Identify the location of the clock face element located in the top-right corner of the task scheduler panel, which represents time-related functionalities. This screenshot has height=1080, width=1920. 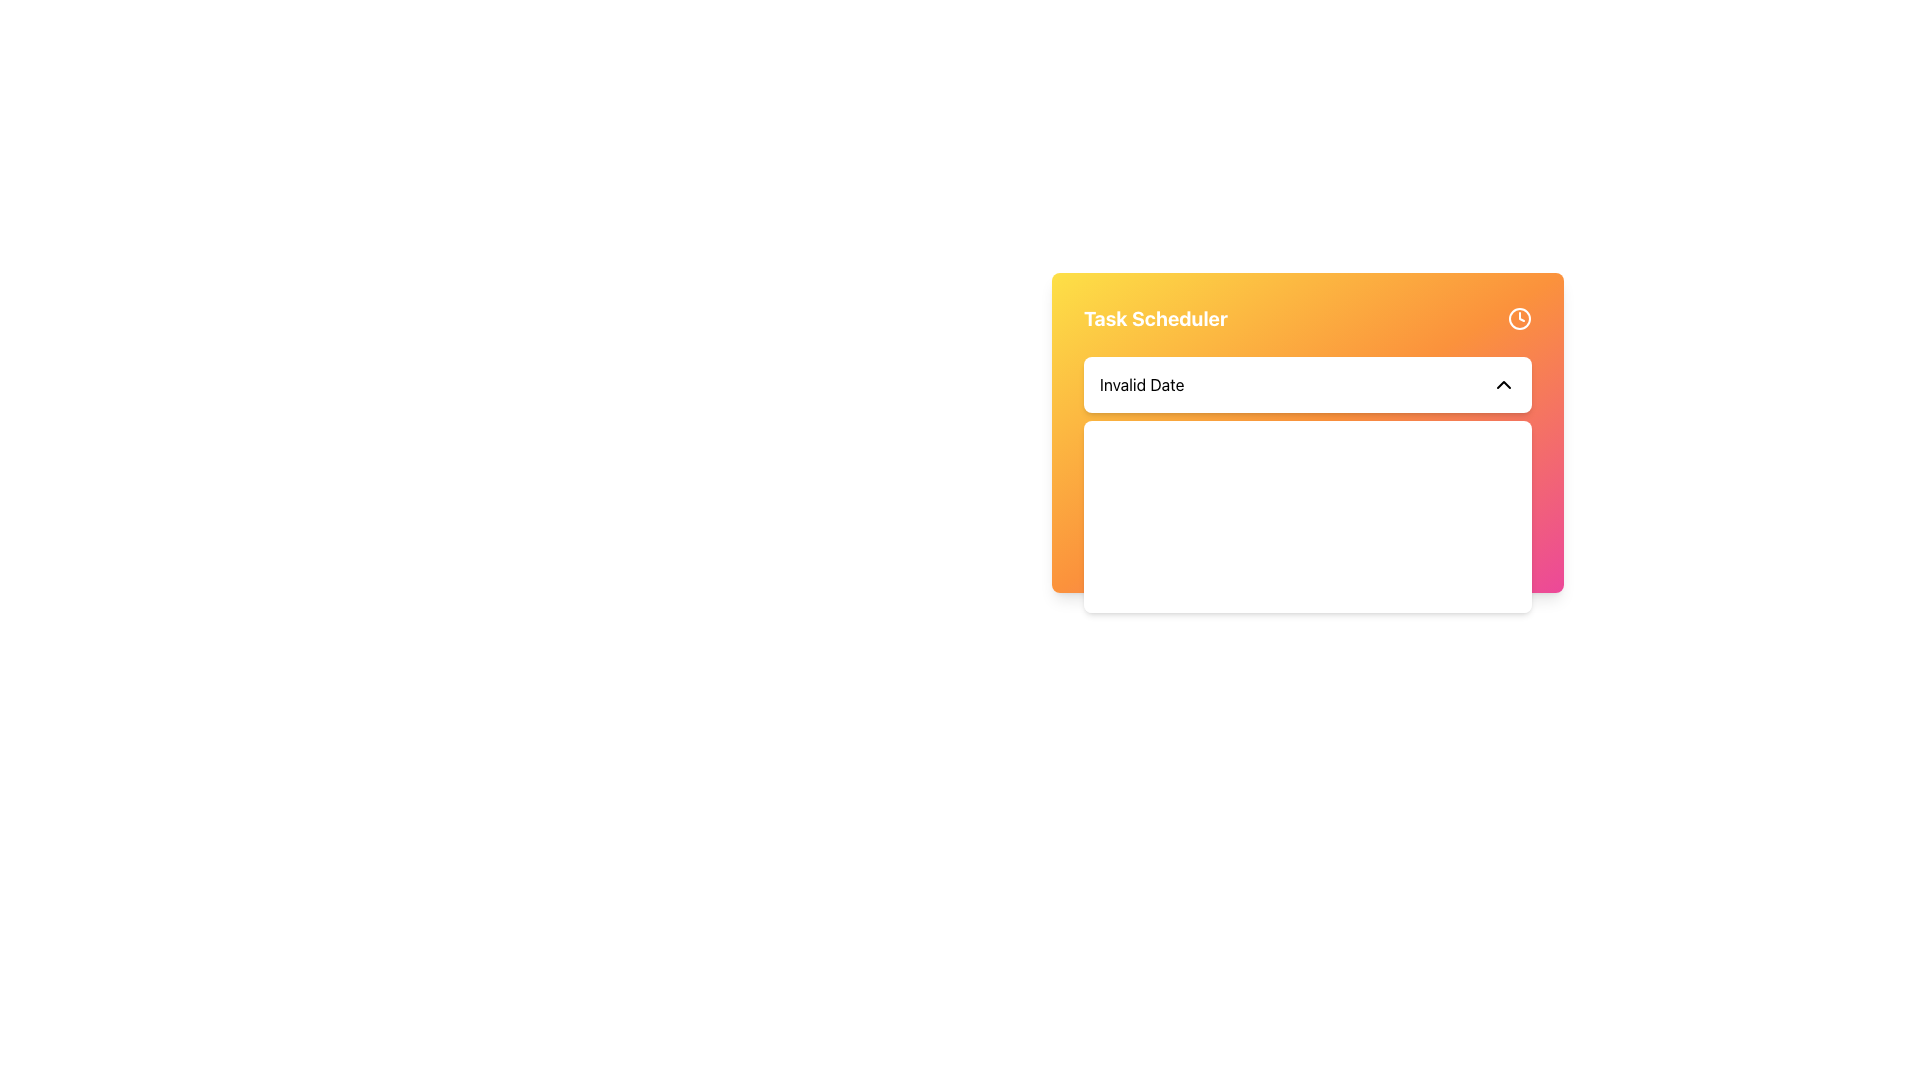
(1520, 318).